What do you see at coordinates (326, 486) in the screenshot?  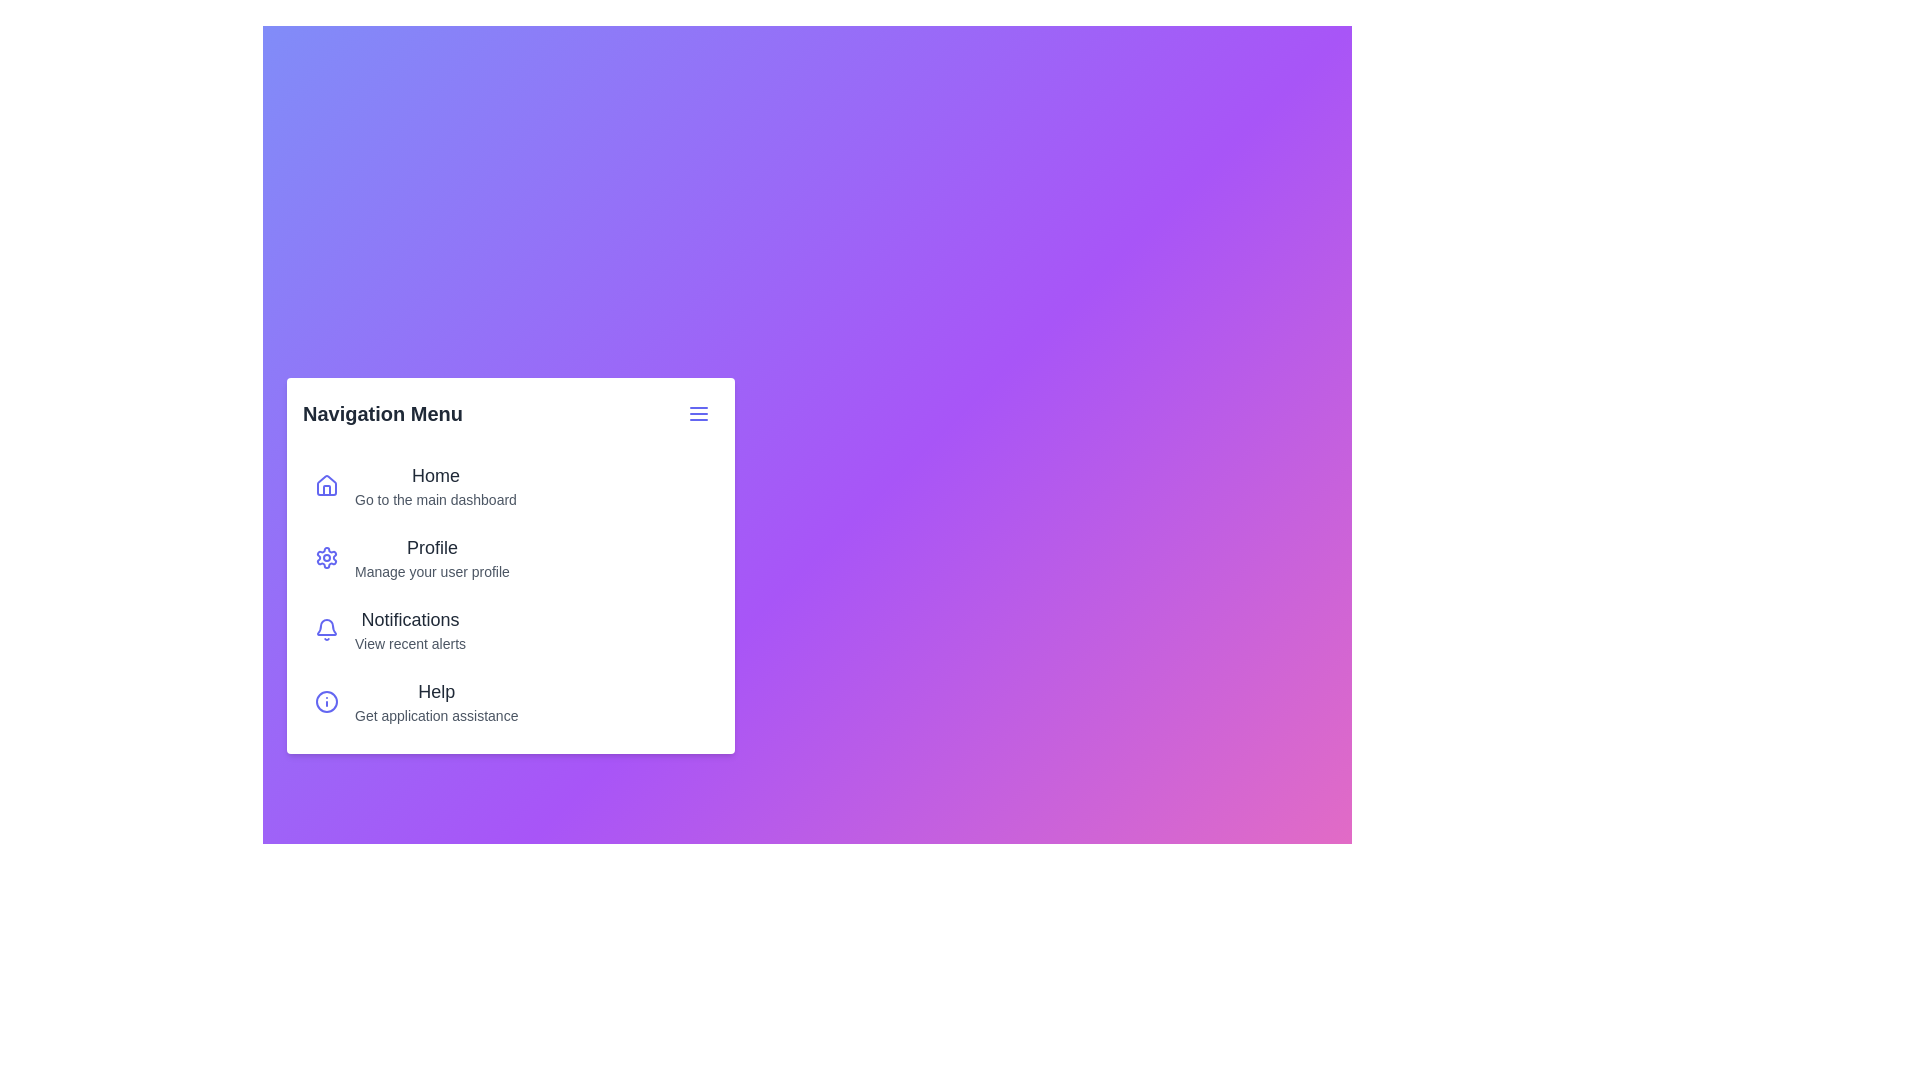 I see `the menu item labeled 'Home' to highlight it` at bounding box center [326, 486].